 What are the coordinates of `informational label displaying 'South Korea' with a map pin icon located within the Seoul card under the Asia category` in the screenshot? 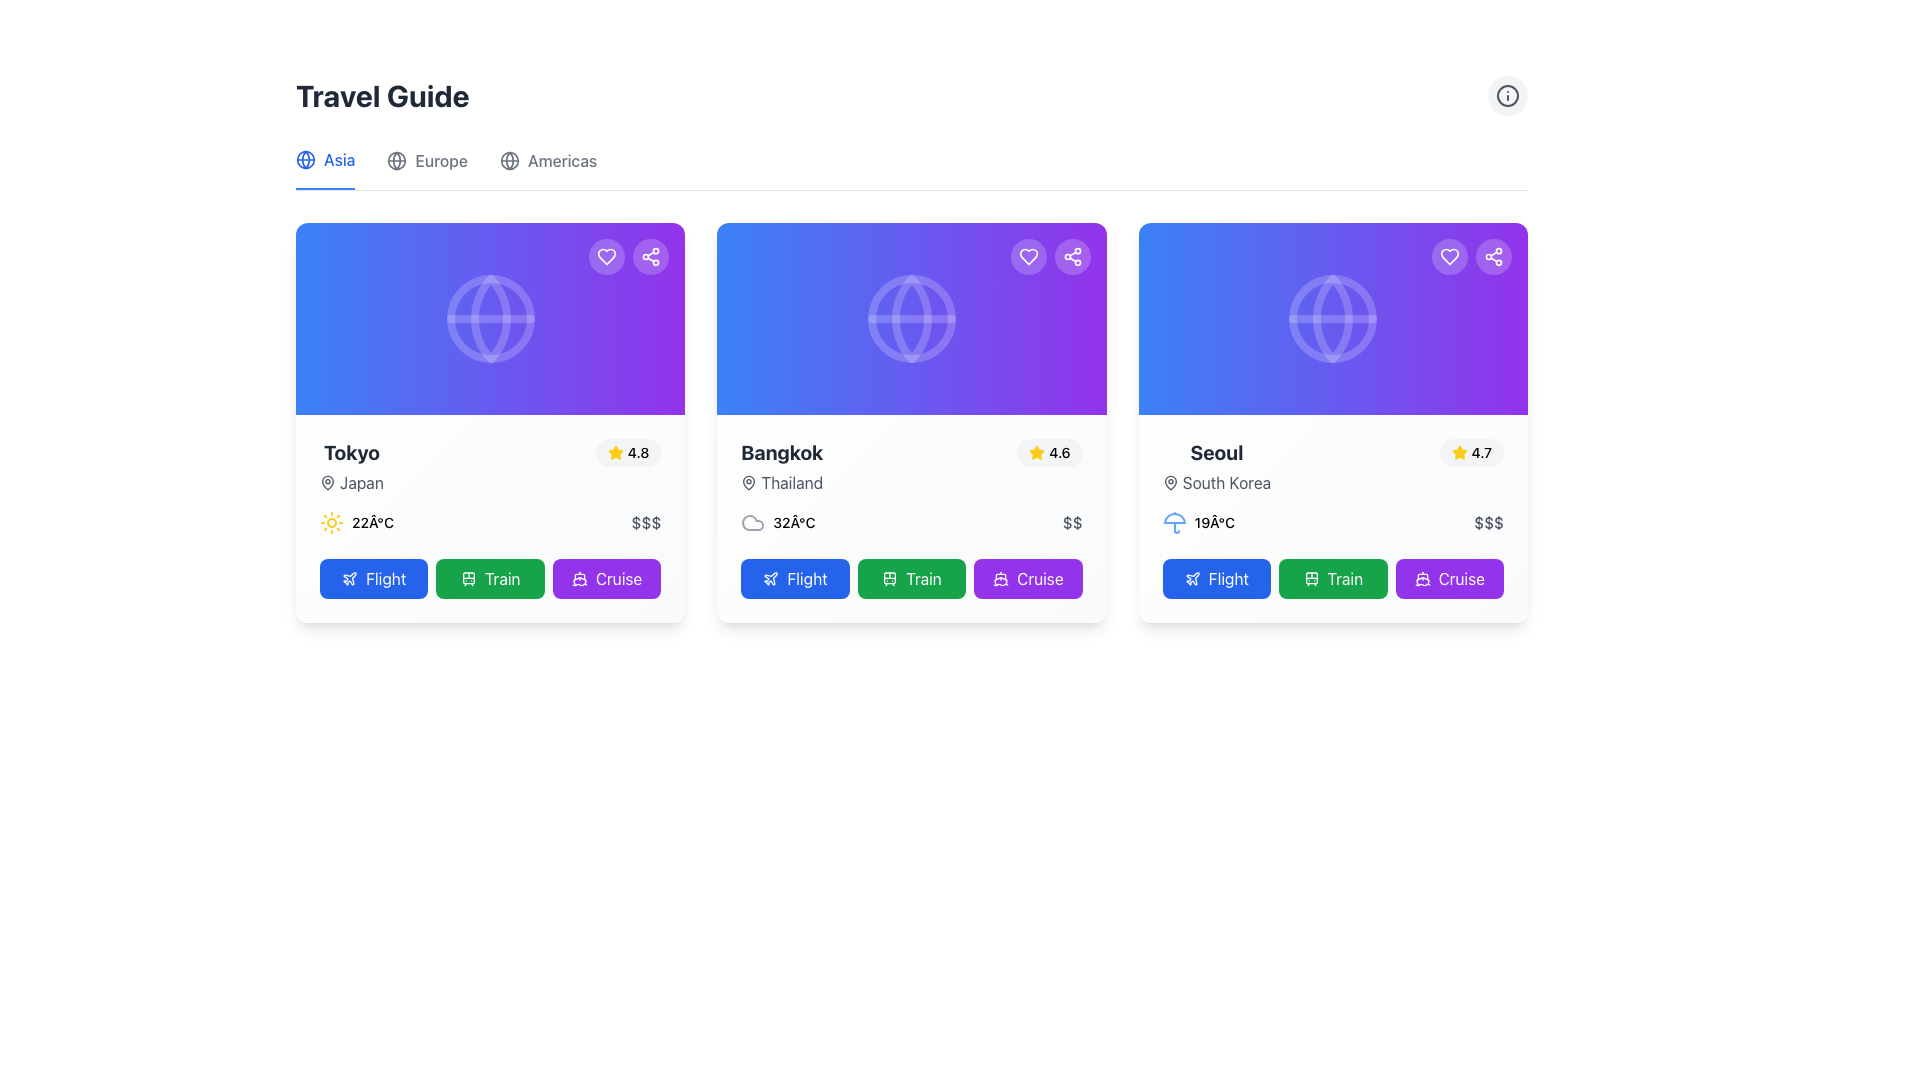 It's located at (1215, 482).